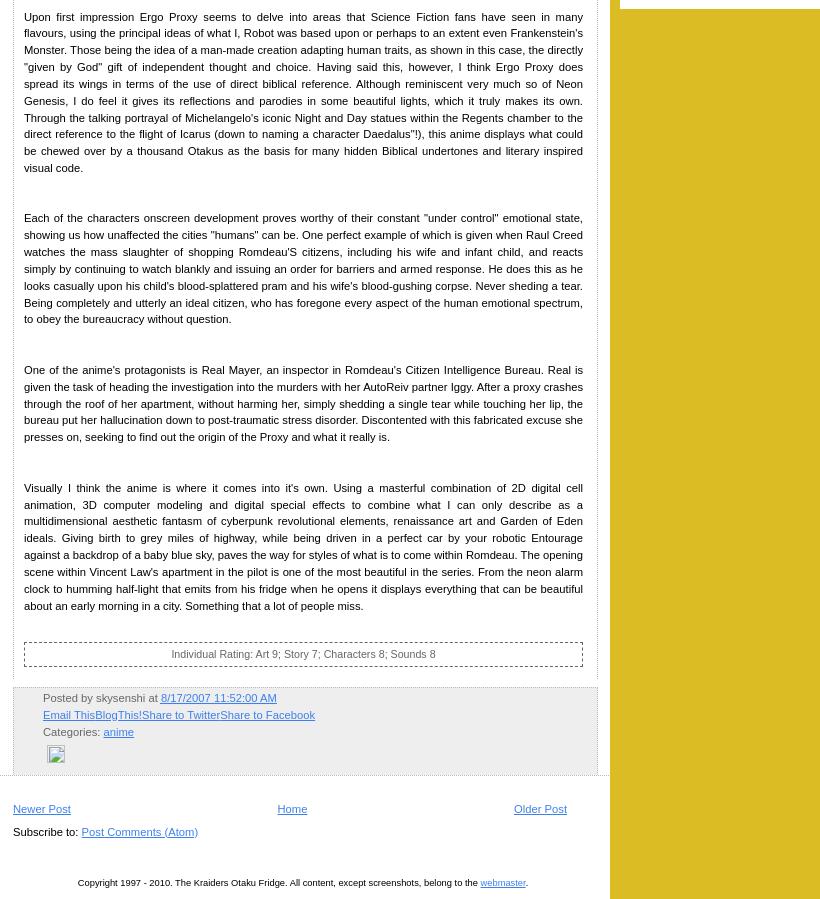  I want to click on 'Newer Post', so click(40, 808).